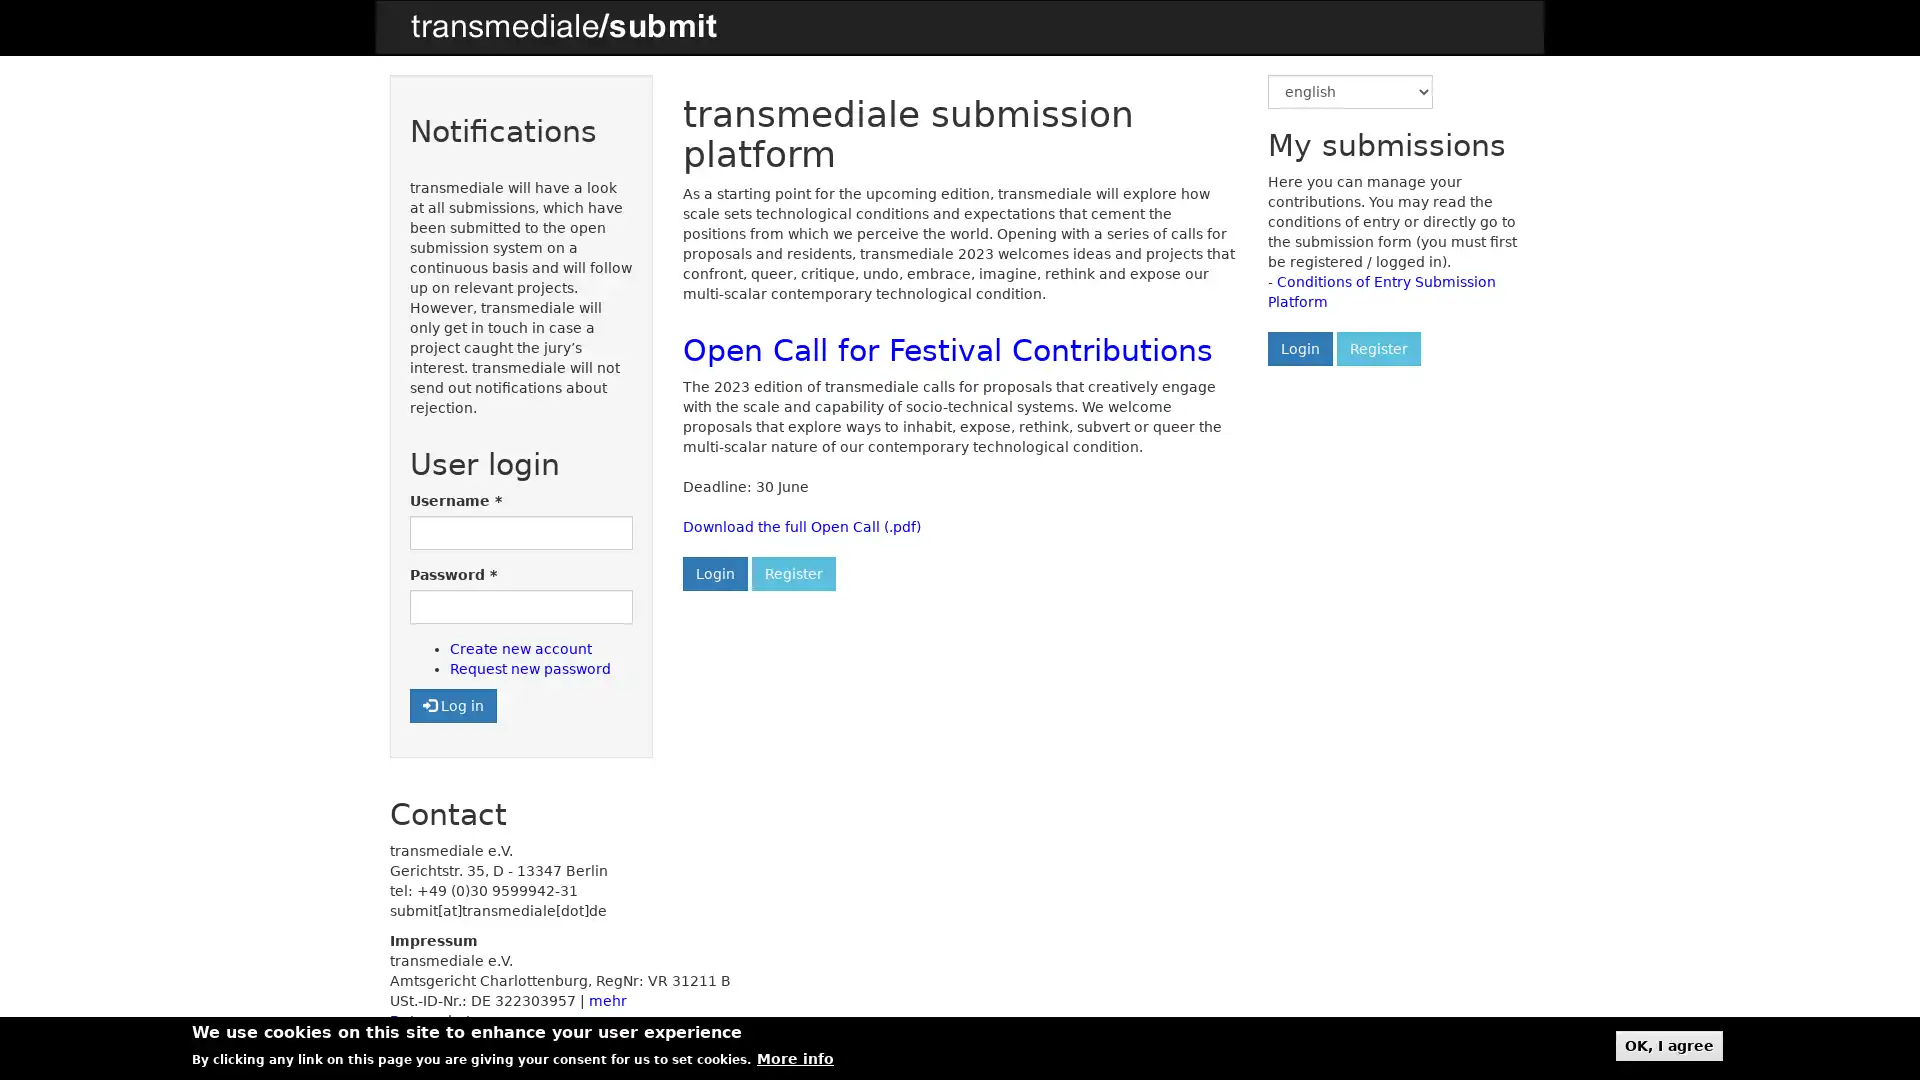 The image size is (1920, 1080). I want to click on Log in, so click(452, 704).